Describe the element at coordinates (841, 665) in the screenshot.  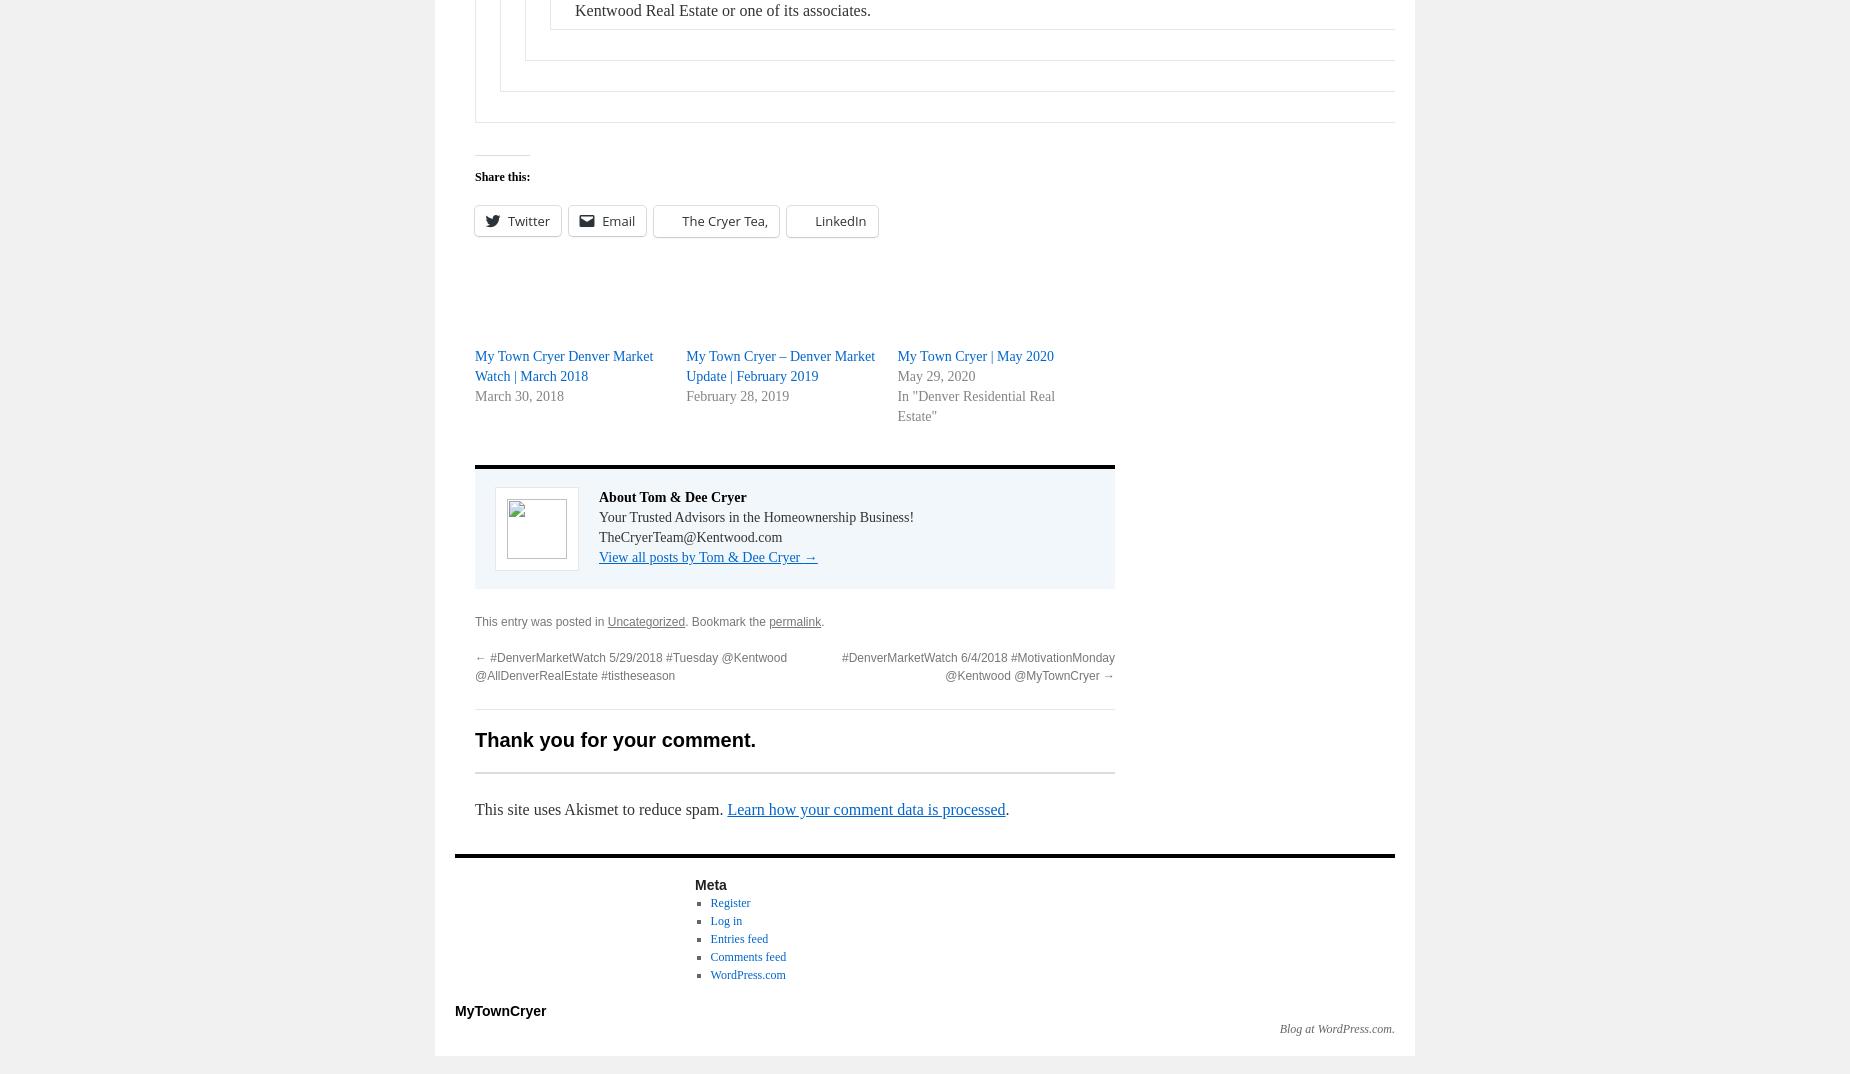
I see `'#DenverMarketWatch 6/4/2018 #MotivationMonday @Kentwood @MyTownCryer'` at that location.